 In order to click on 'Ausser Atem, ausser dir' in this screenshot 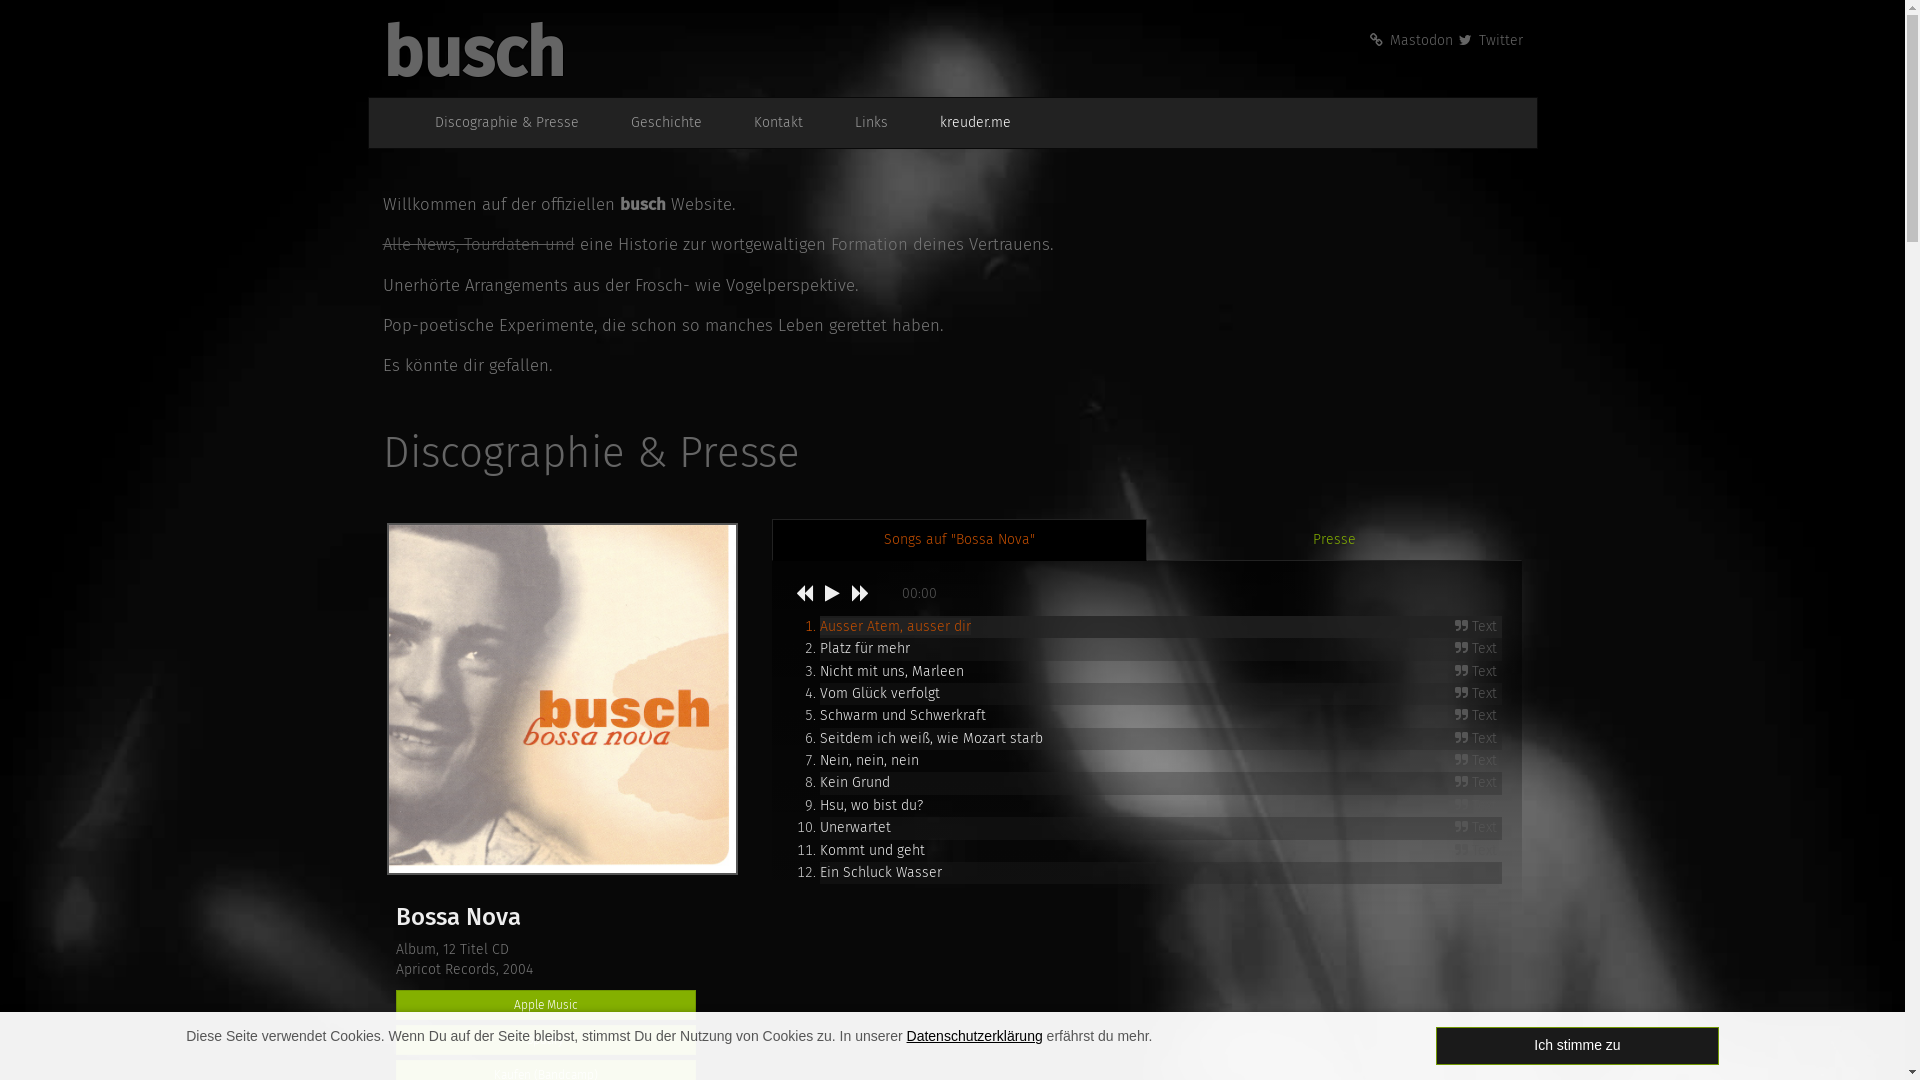, I will do `click(894, 625)`.